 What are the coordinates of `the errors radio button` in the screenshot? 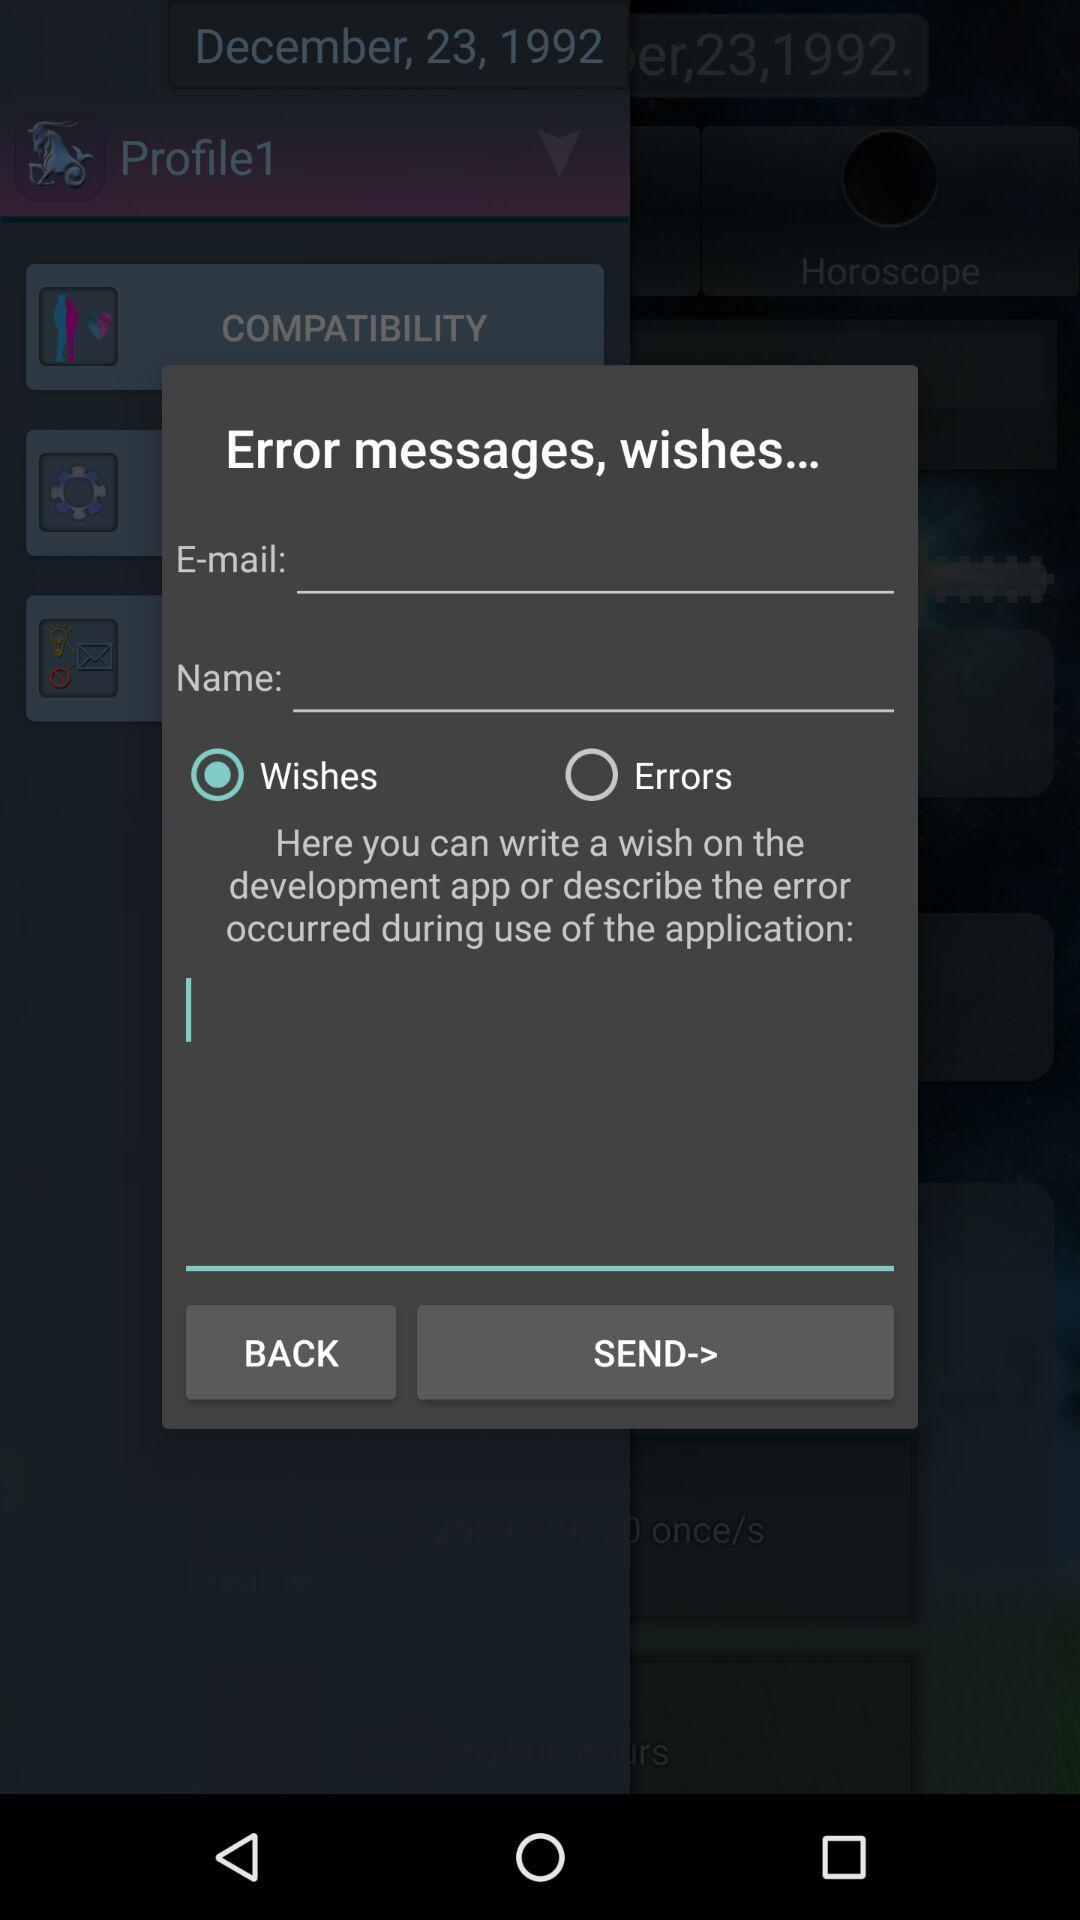 It's located at (727, 773).